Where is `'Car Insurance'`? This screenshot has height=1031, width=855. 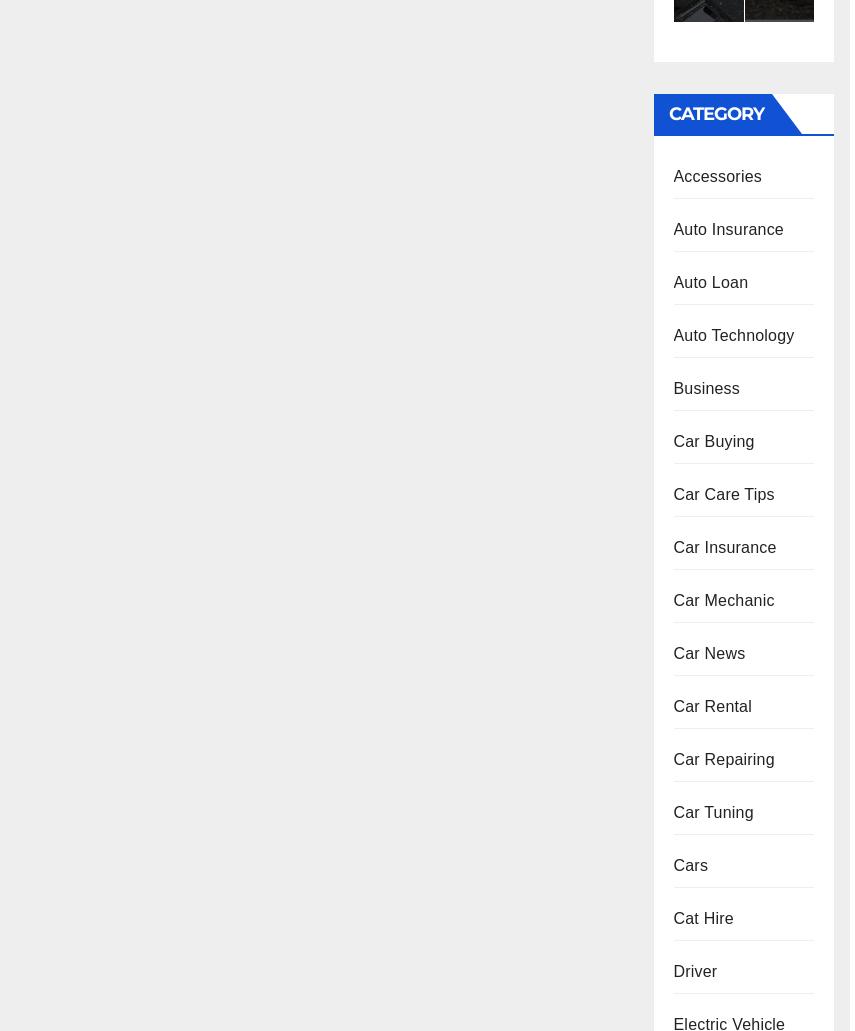 'Car Insurance' is located at coordinates (724, 546).